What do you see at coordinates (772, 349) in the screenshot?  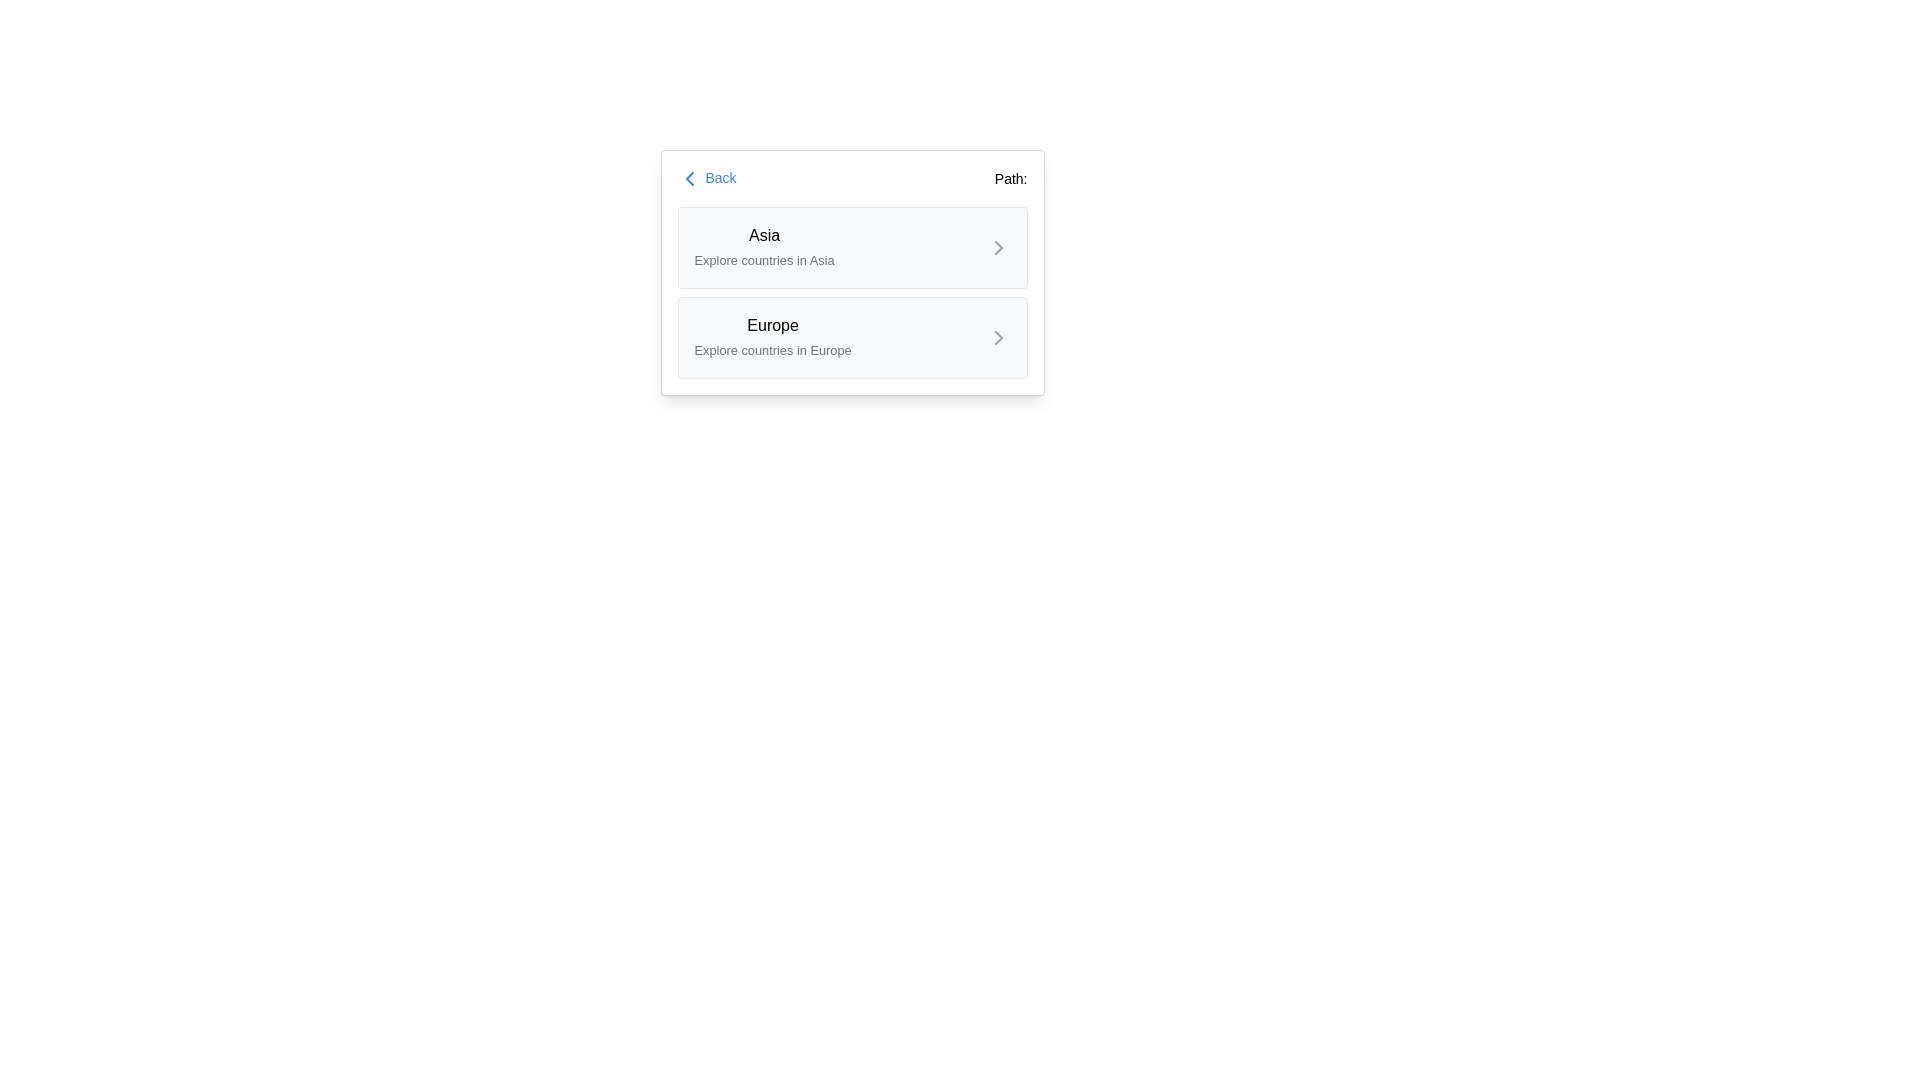 I see `the text label styled in gray font that reads 'Explore countries in Europe', which is positioned below the heading 'Europe' within its card` at bounding box center [772, 349].